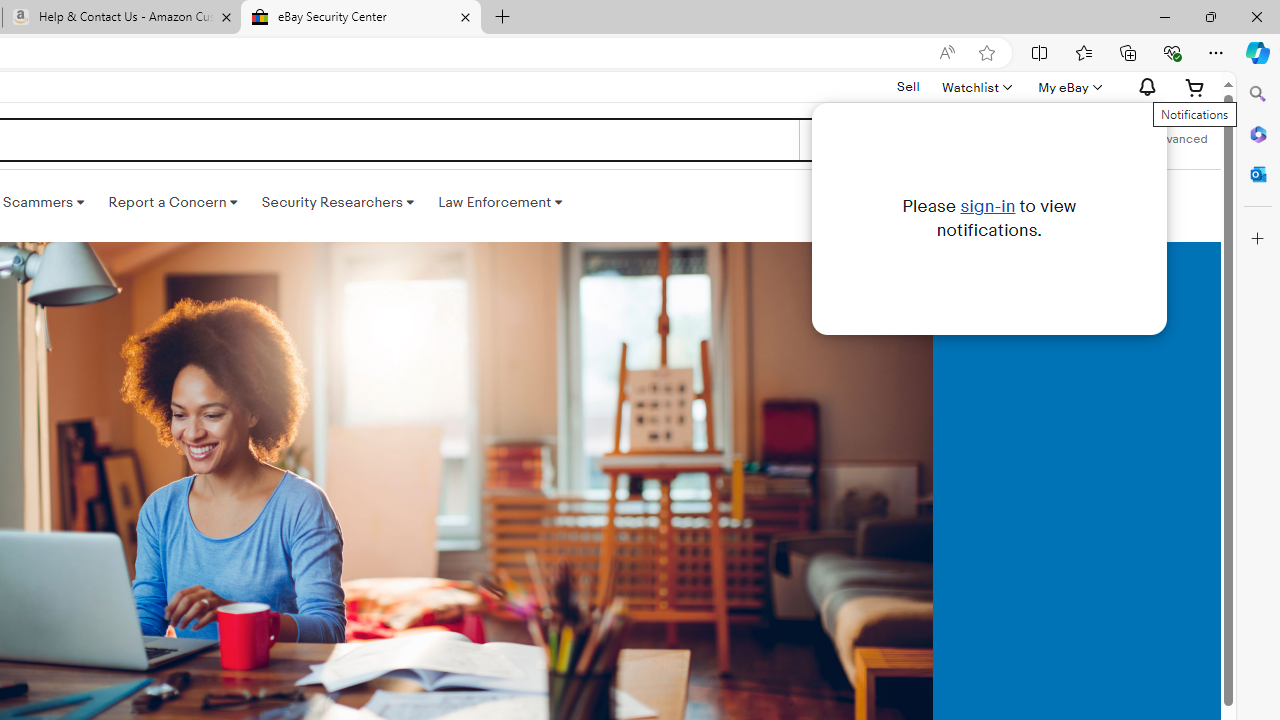 This screenshot has height=720, width=1280. I want to click on 'Sell', so click(907, 85).